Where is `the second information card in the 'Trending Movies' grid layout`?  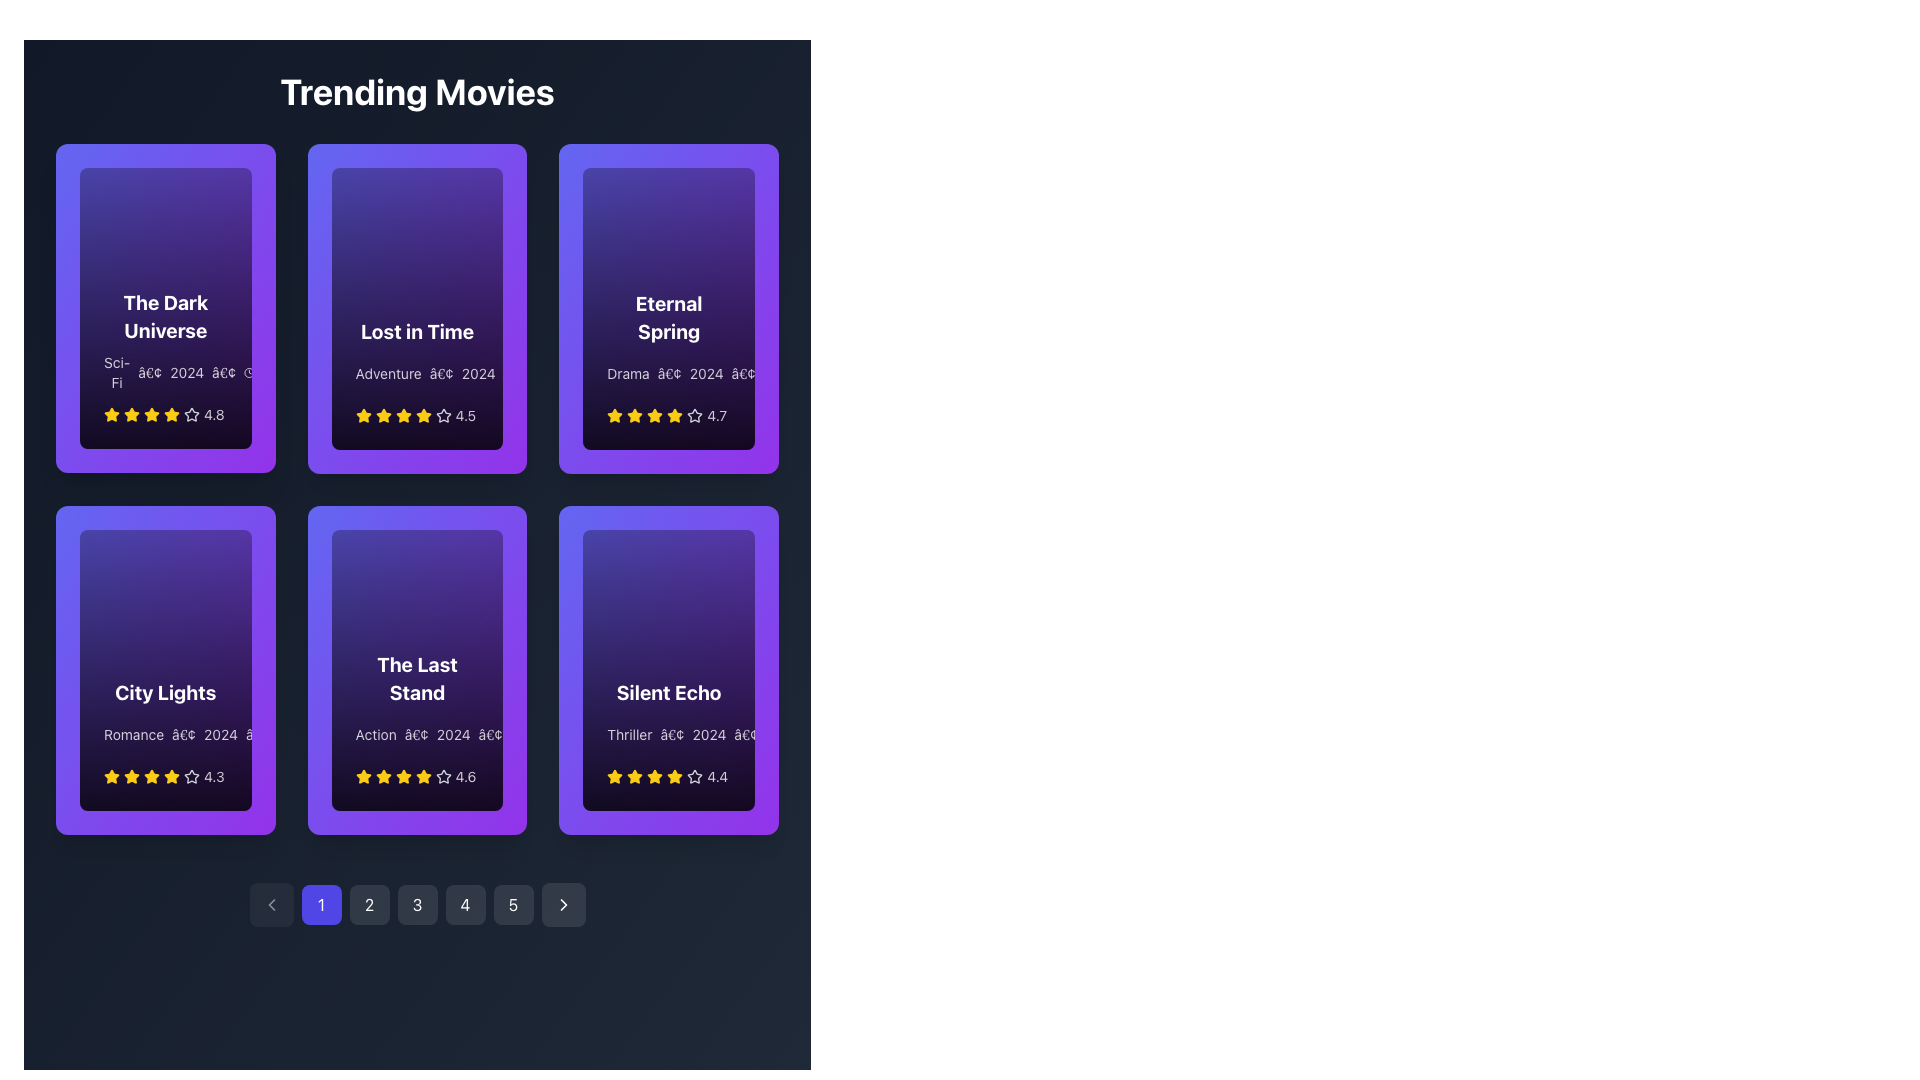 the second information card in the 'Trending Movies' grid layout is located at coordinates (416, 308).